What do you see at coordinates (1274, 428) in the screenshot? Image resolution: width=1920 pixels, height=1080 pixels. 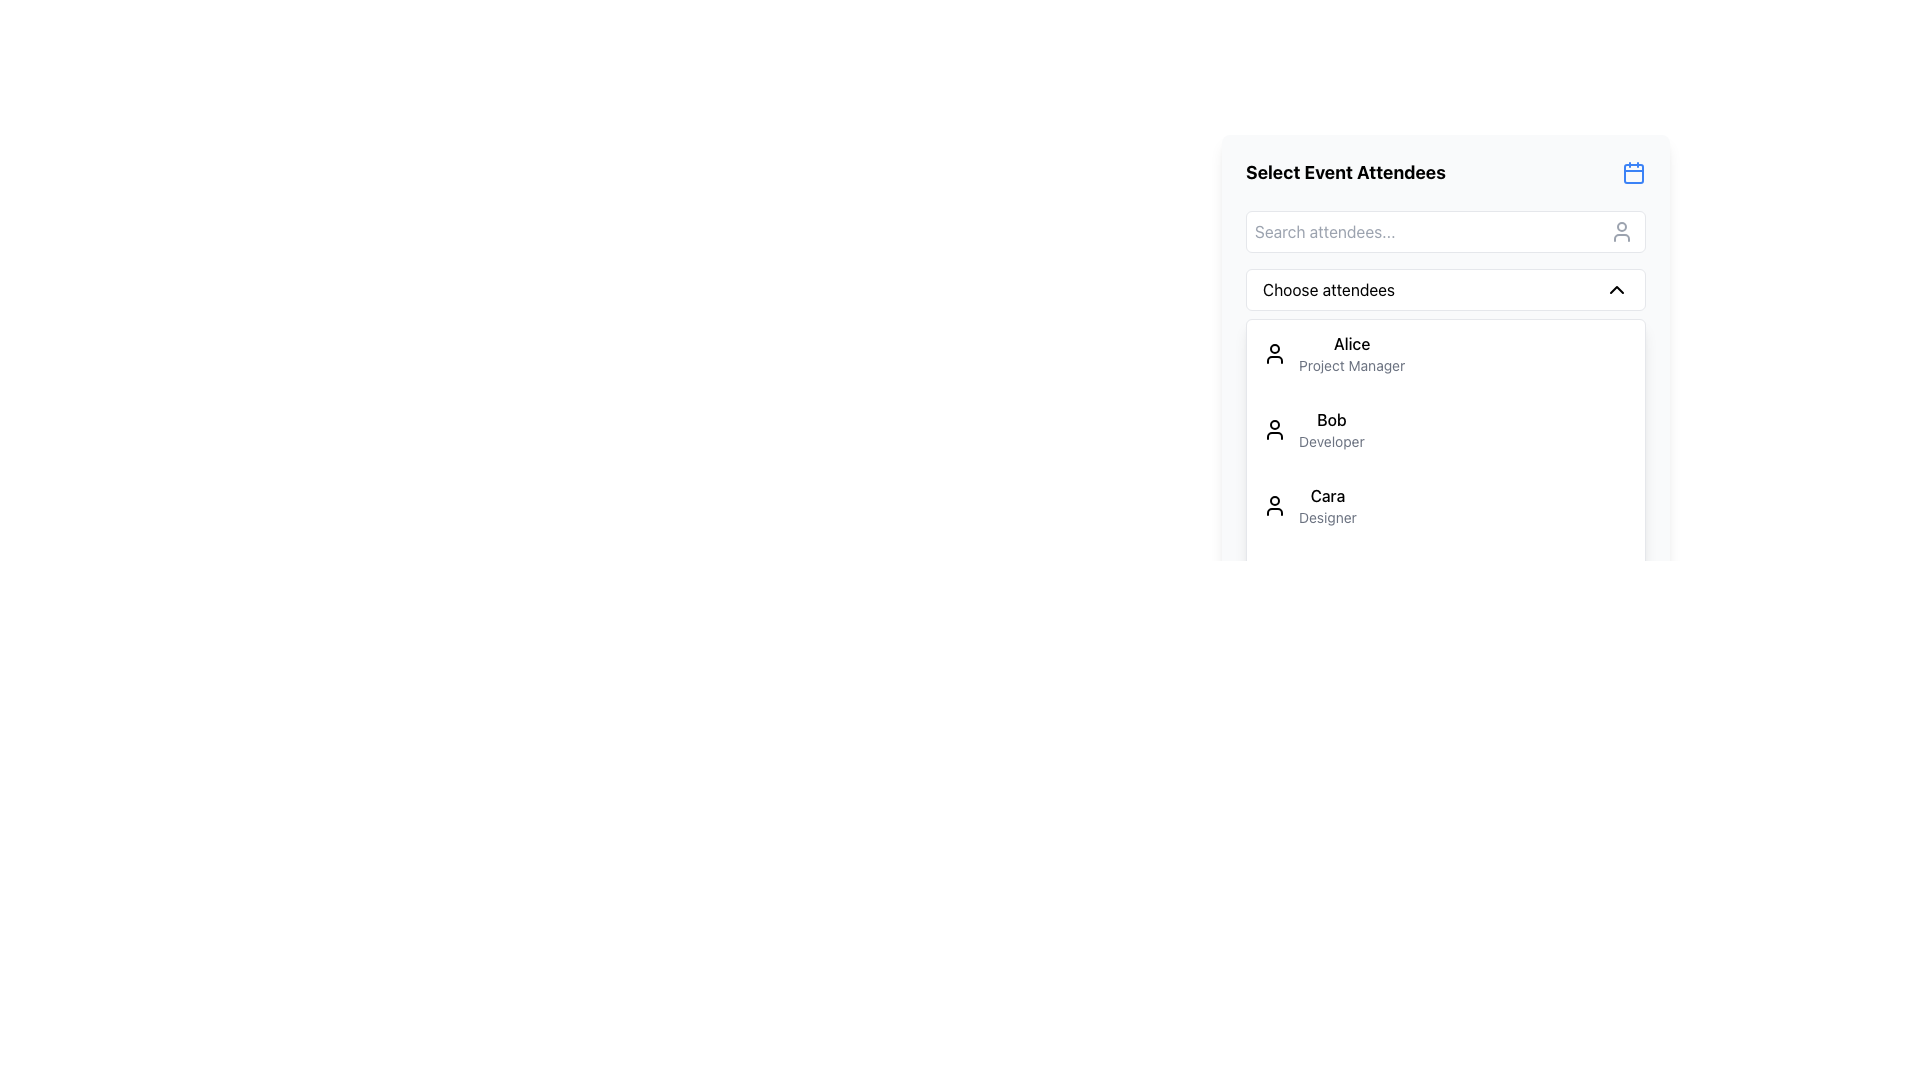 I see `the user profile icon representing 'Bob', which is styled in a clean, minimalistic line-drawing aesthetic and located in the 'Select Event Attendees' section` at bounding box center [1274, 428].